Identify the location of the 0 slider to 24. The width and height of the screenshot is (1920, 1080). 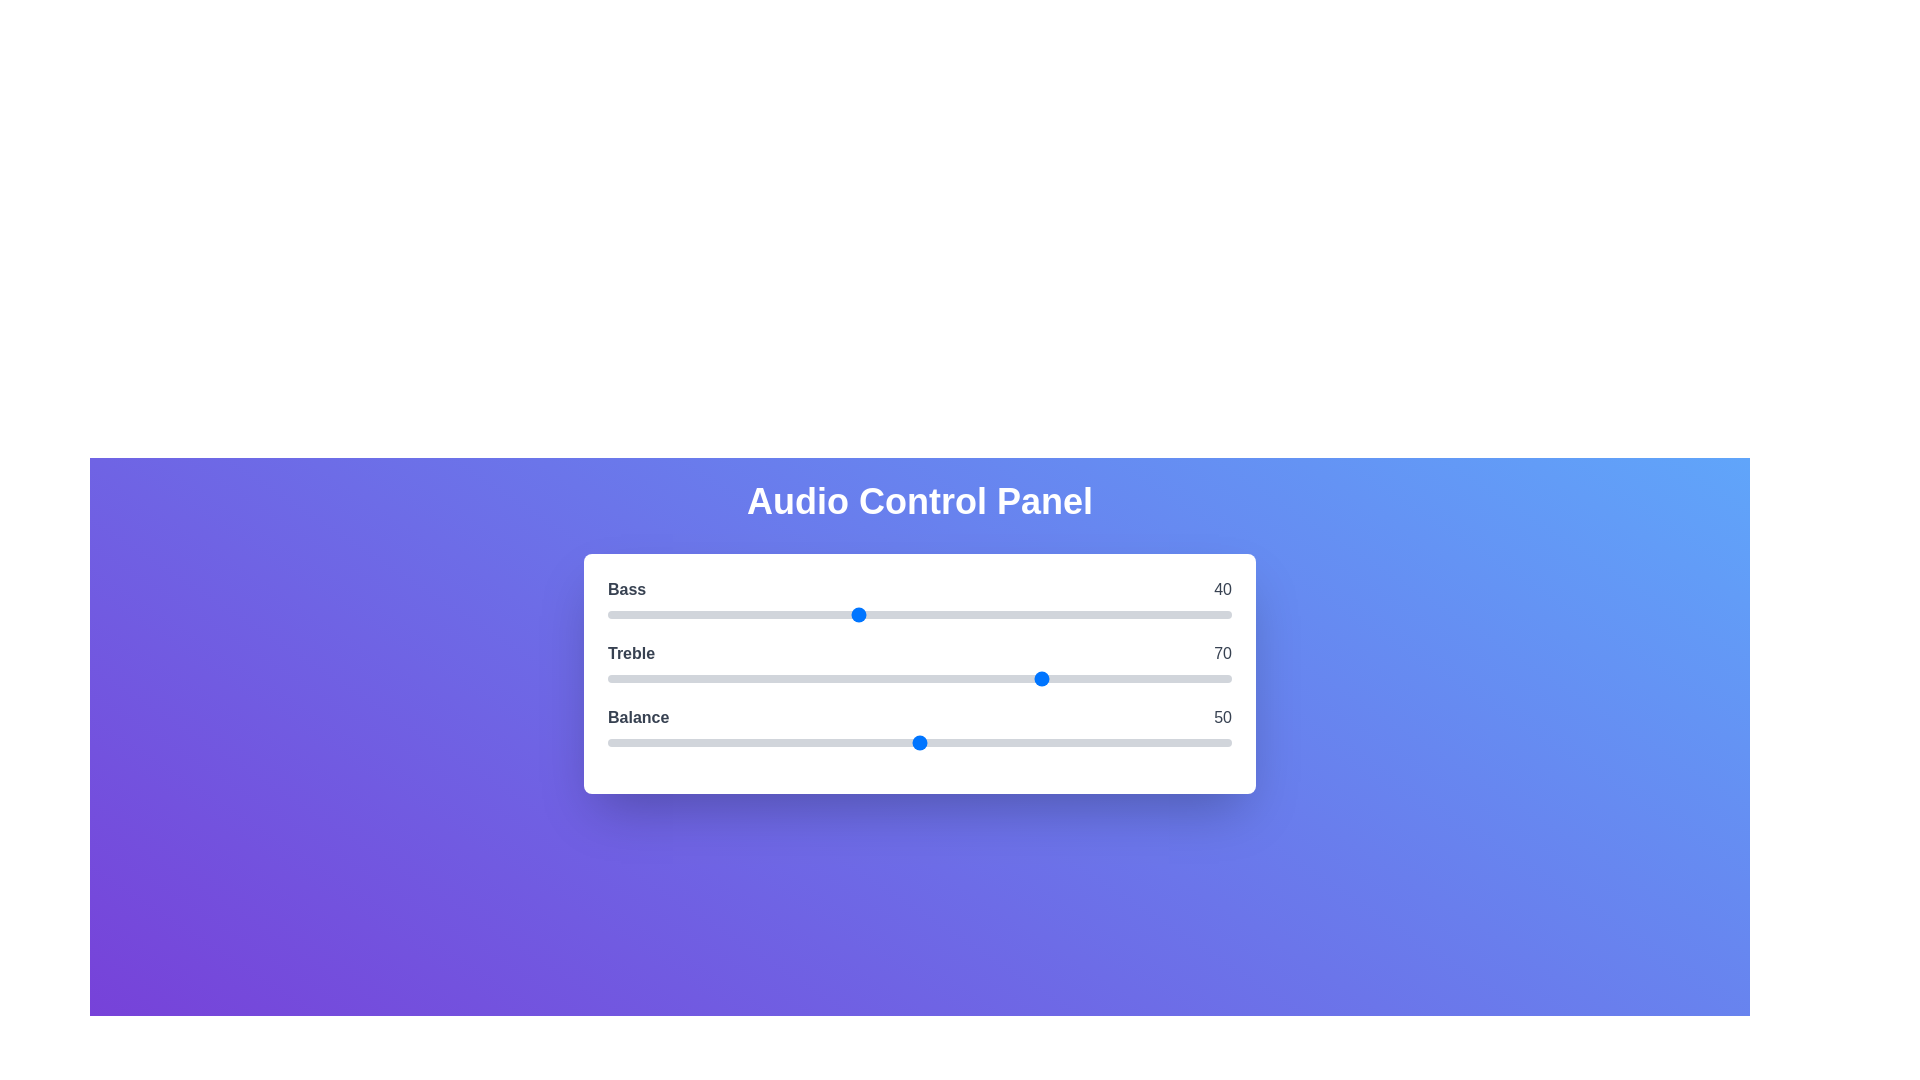
(756, 613).